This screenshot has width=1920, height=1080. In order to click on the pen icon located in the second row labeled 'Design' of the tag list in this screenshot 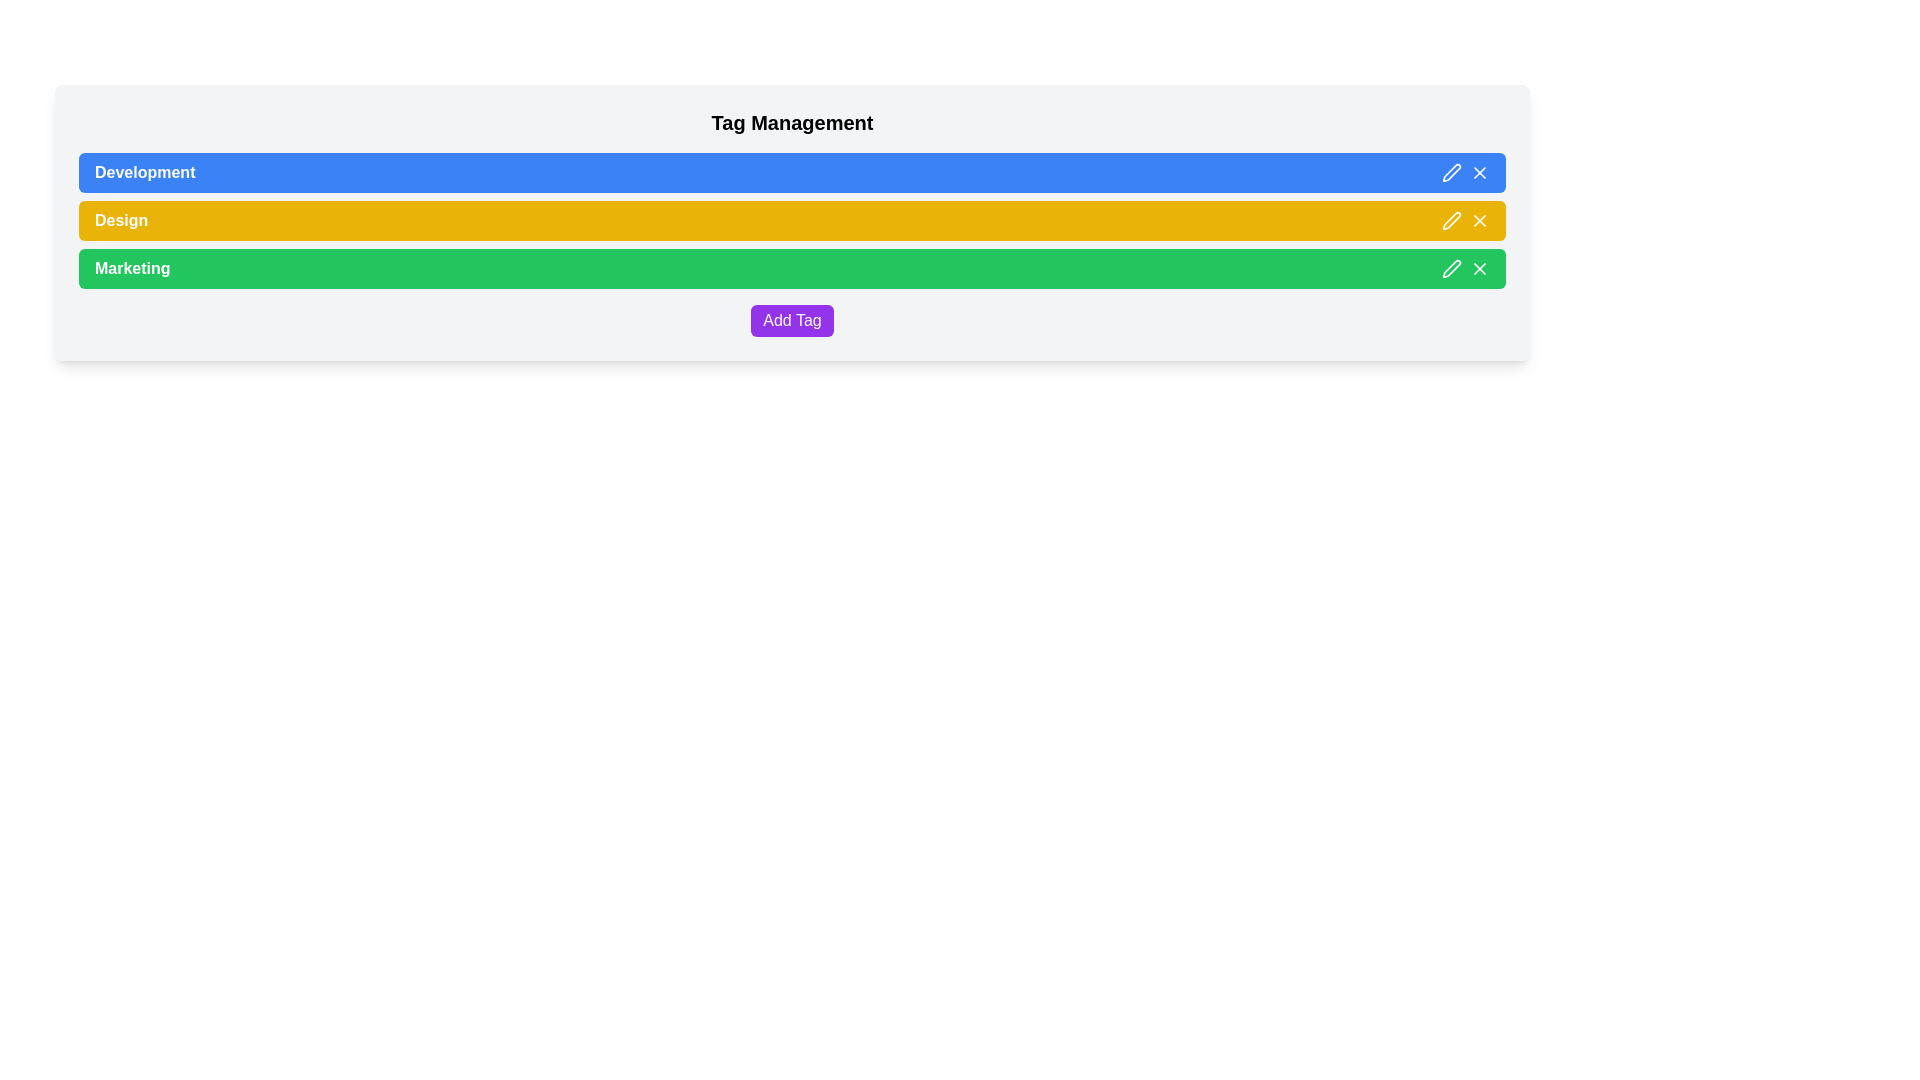, I will do `click(1451, 220)`.